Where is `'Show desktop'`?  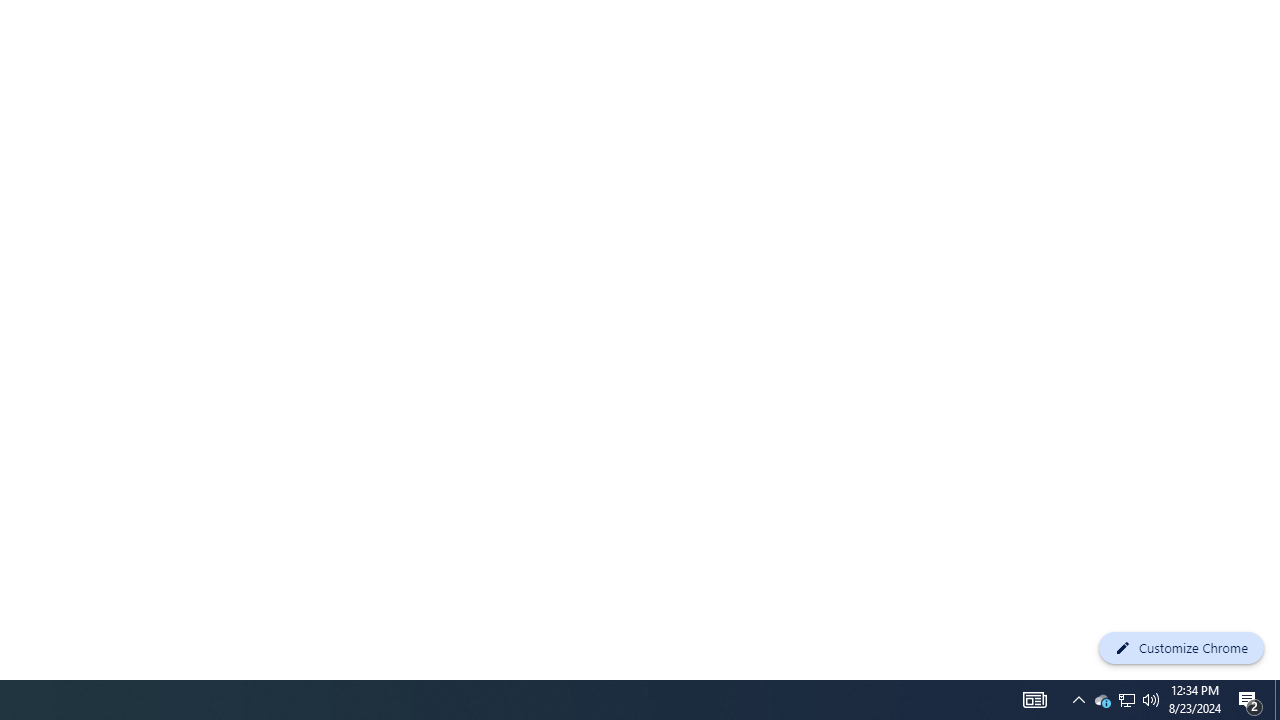 'Show desktop' is located at coordinates (1276, 698).